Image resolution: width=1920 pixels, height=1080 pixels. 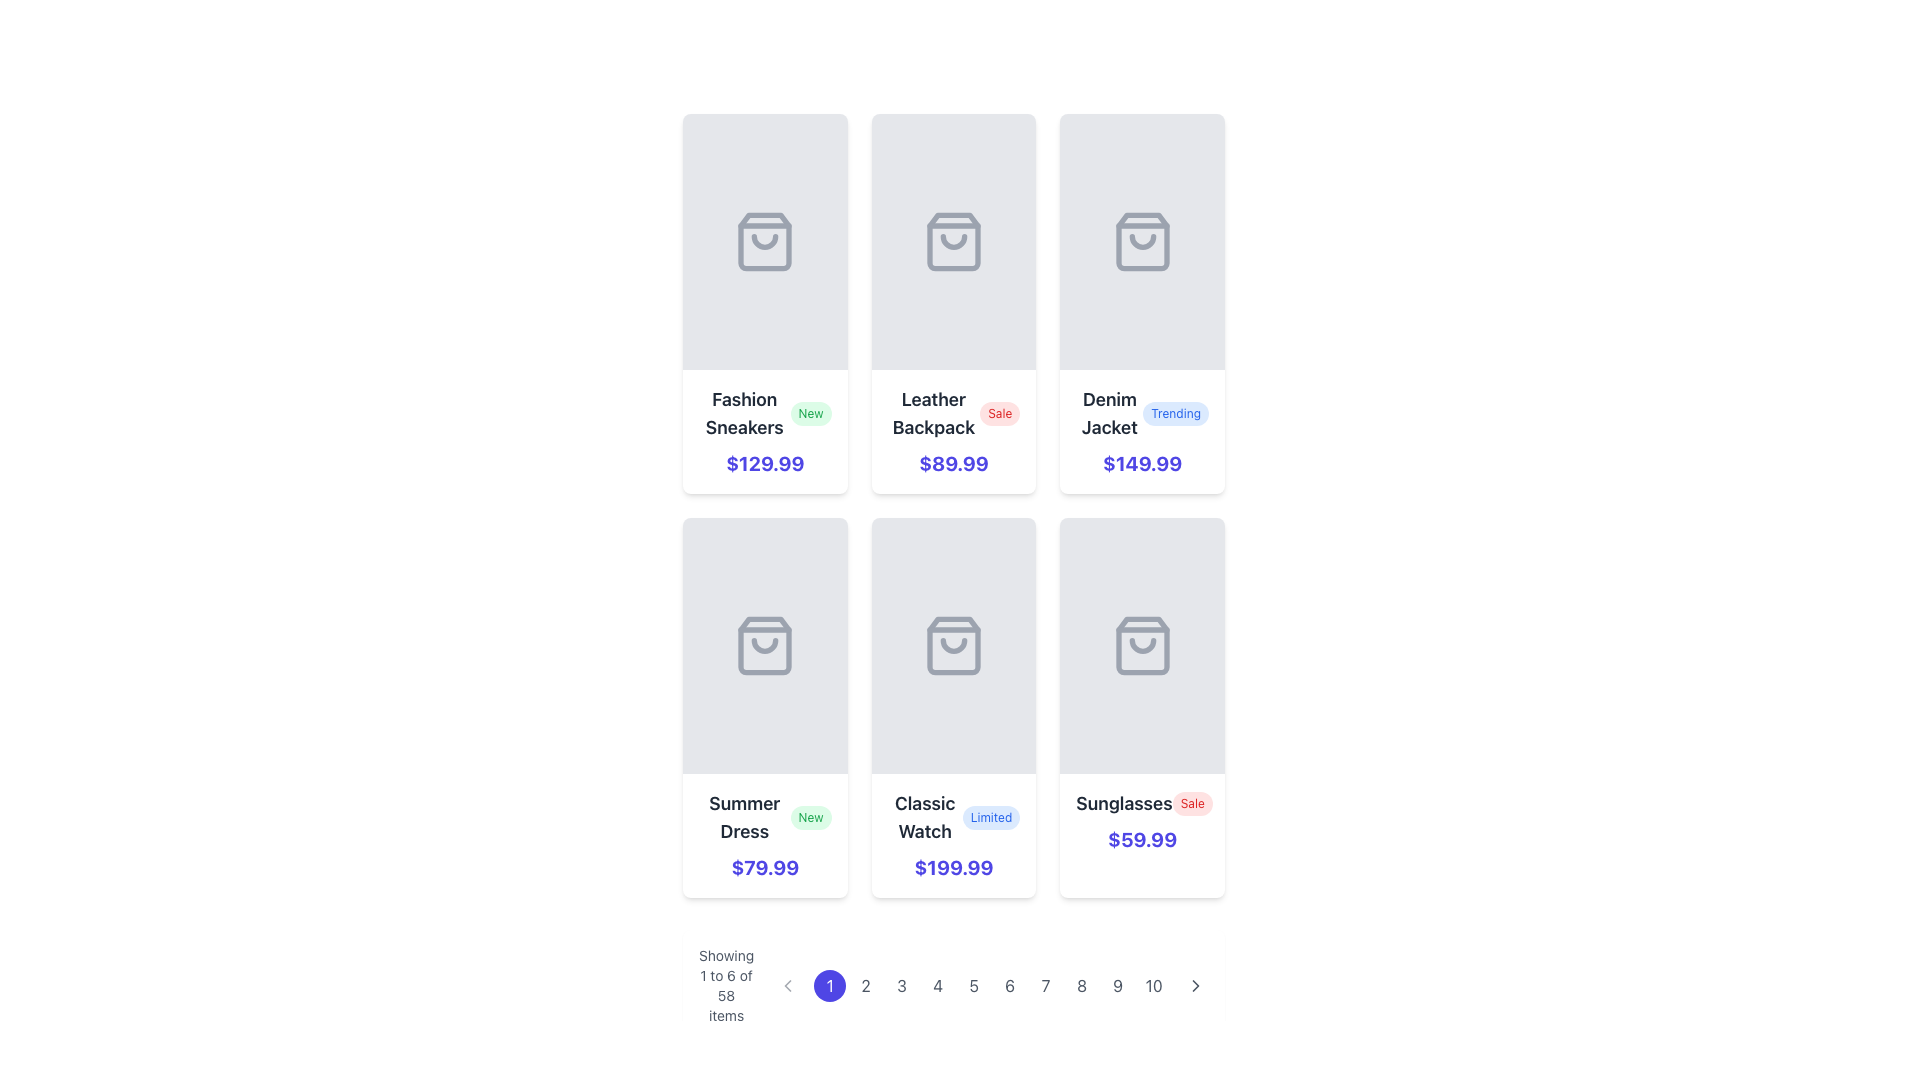 What do you see at coordinates (1000, 412) in the screenshot?
I see `the 'Sale' badge, which is a small, rounded badge with red text on a light red background, located to the right of the 'Leather Backpack' text in the card item of the grid layout` at bounding box center [1000, 412].